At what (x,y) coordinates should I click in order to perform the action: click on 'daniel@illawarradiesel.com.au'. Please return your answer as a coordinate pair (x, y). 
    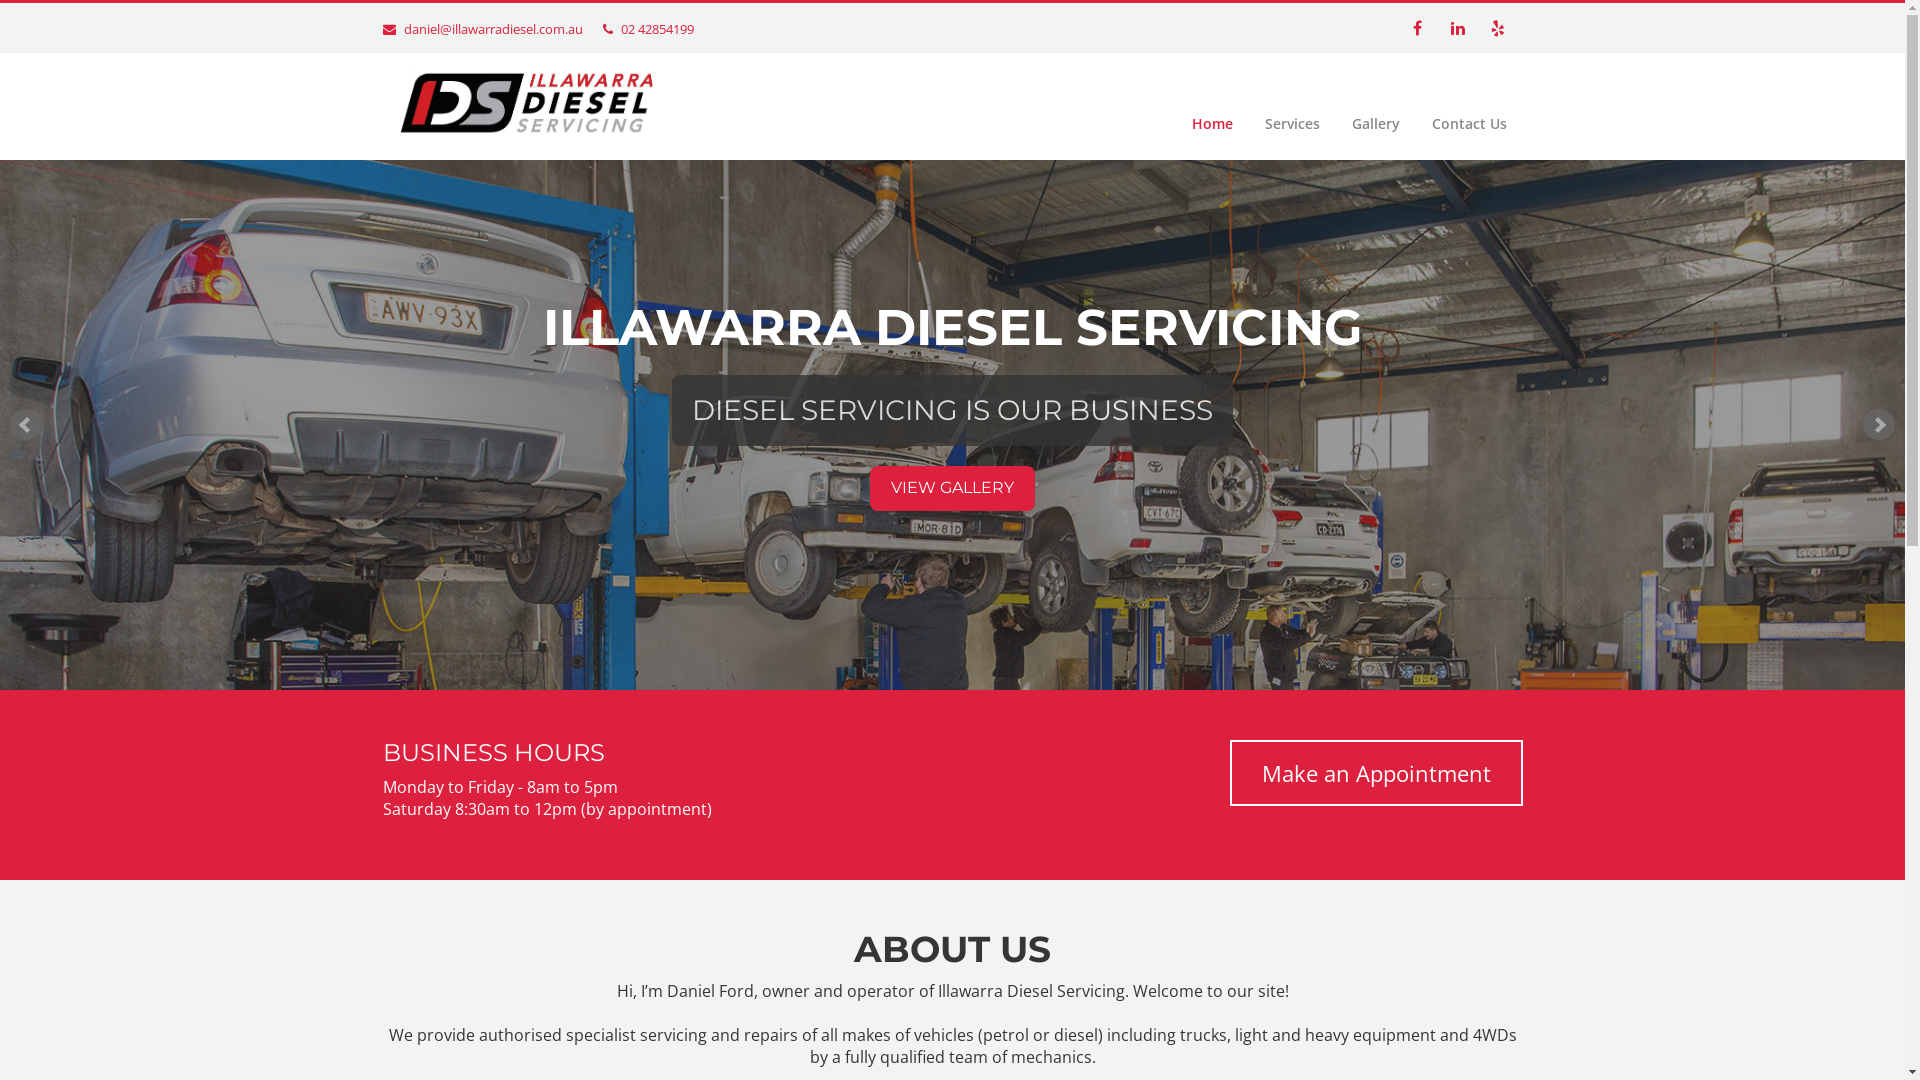
    Looking at the image, I should click on (493, 29).